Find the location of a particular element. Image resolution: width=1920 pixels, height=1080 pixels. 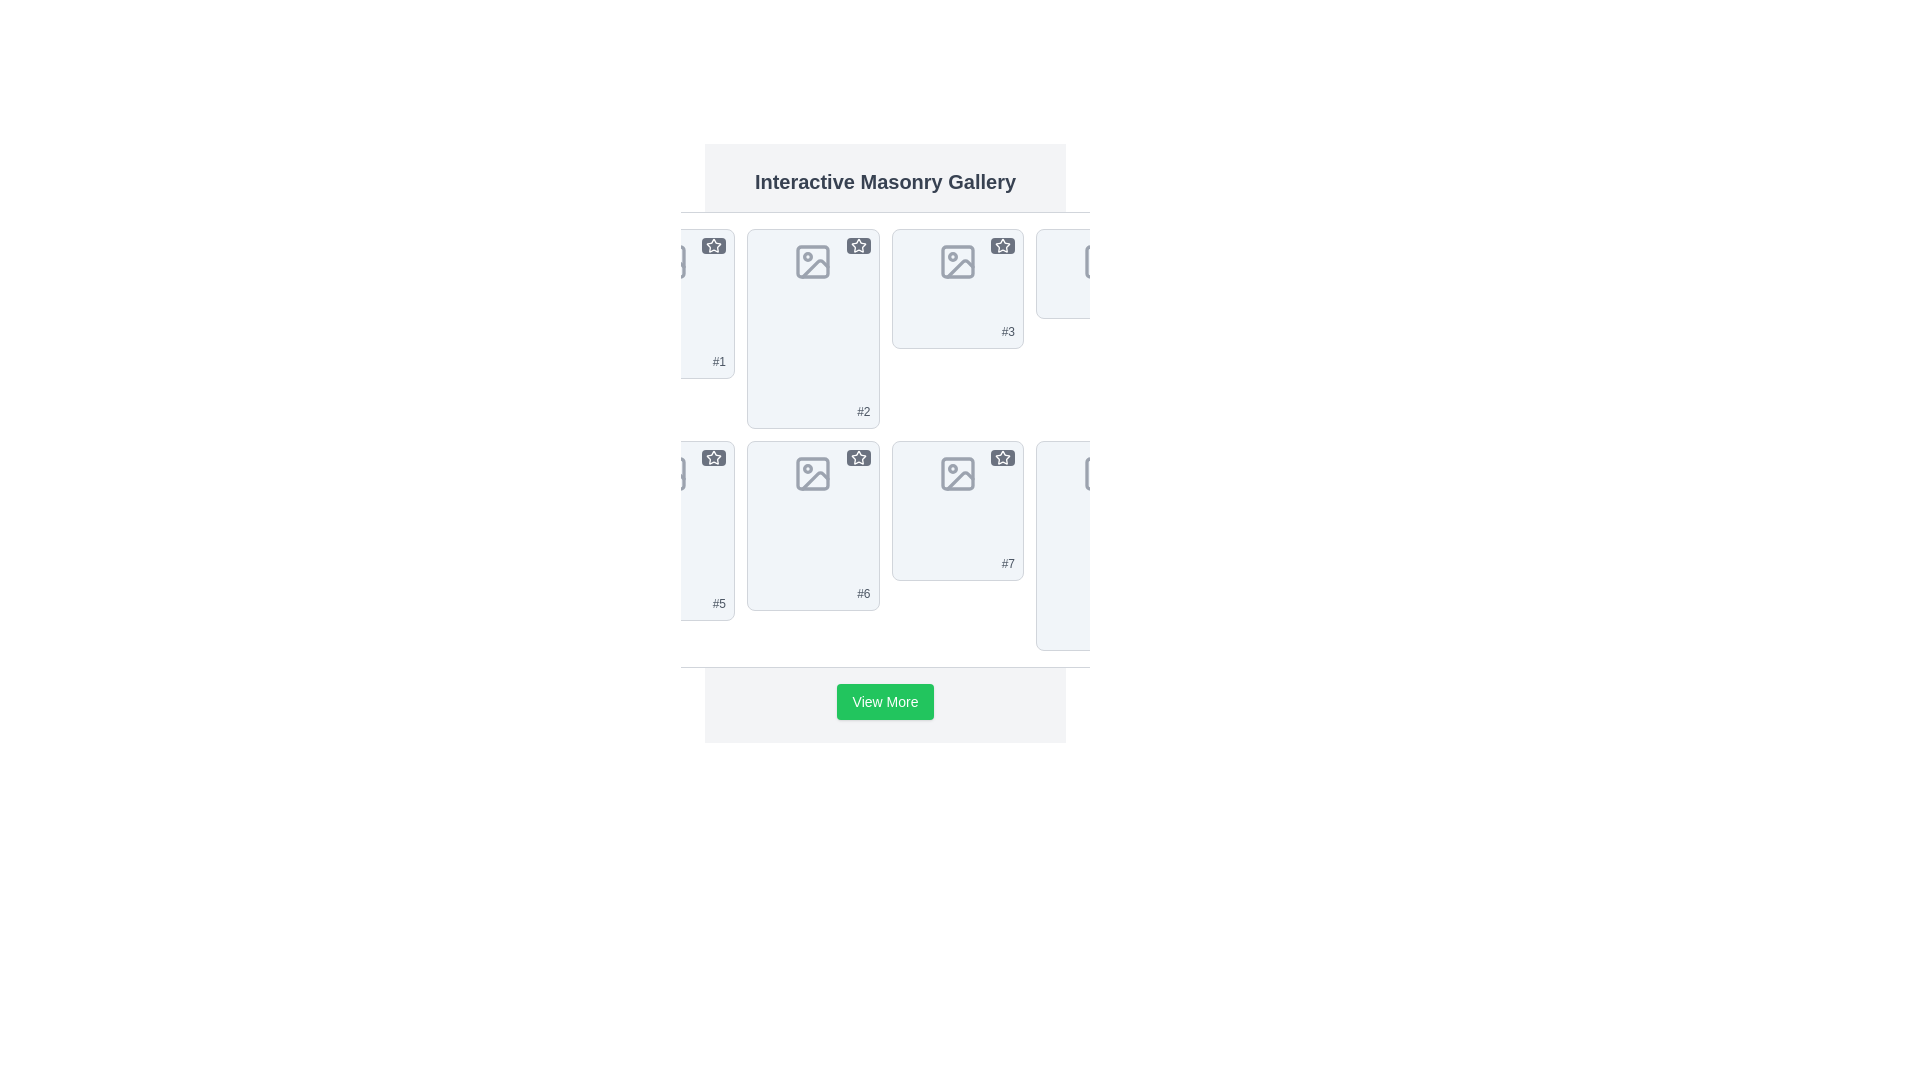

the SVG rectangle component that visually represents an image placeholder in the third visual card of the gallery layout is located at coordinates (956, 261).